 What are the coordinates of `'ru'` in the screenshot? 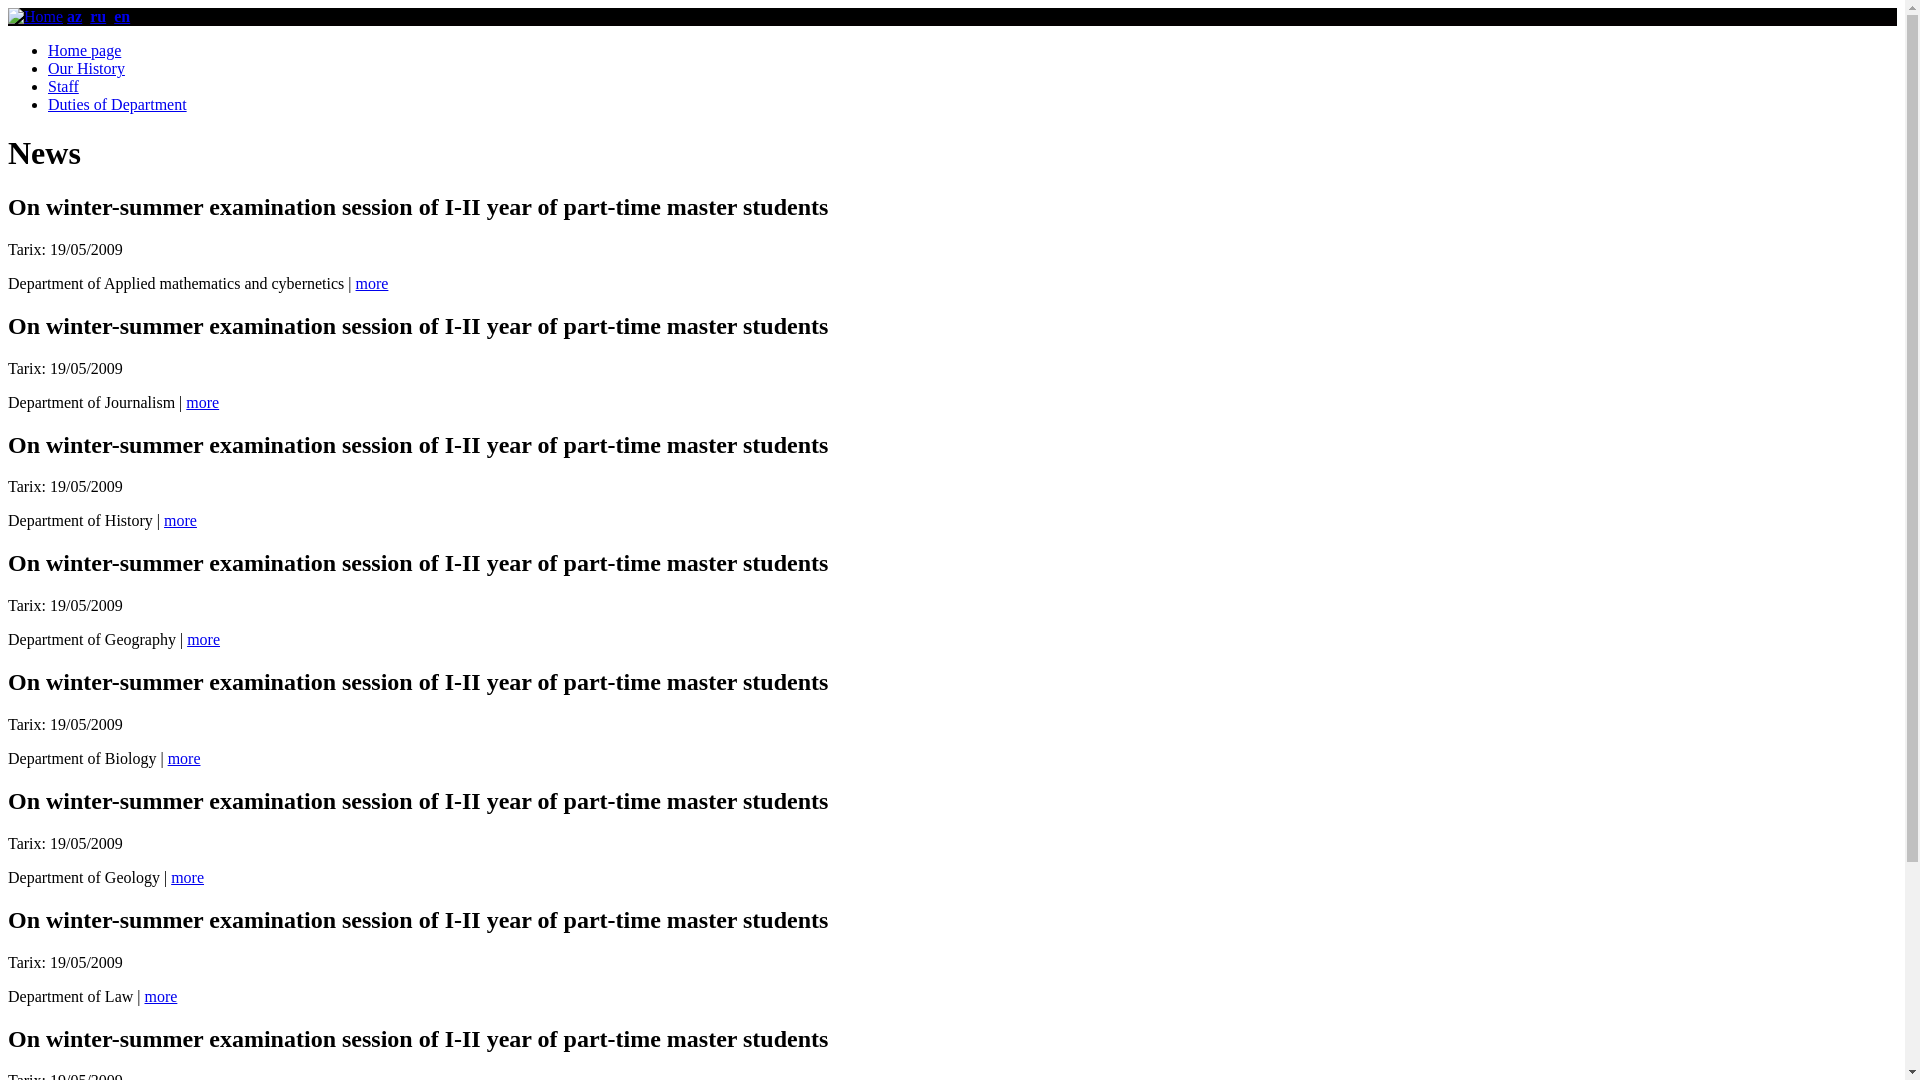 It's located at (89, 16).